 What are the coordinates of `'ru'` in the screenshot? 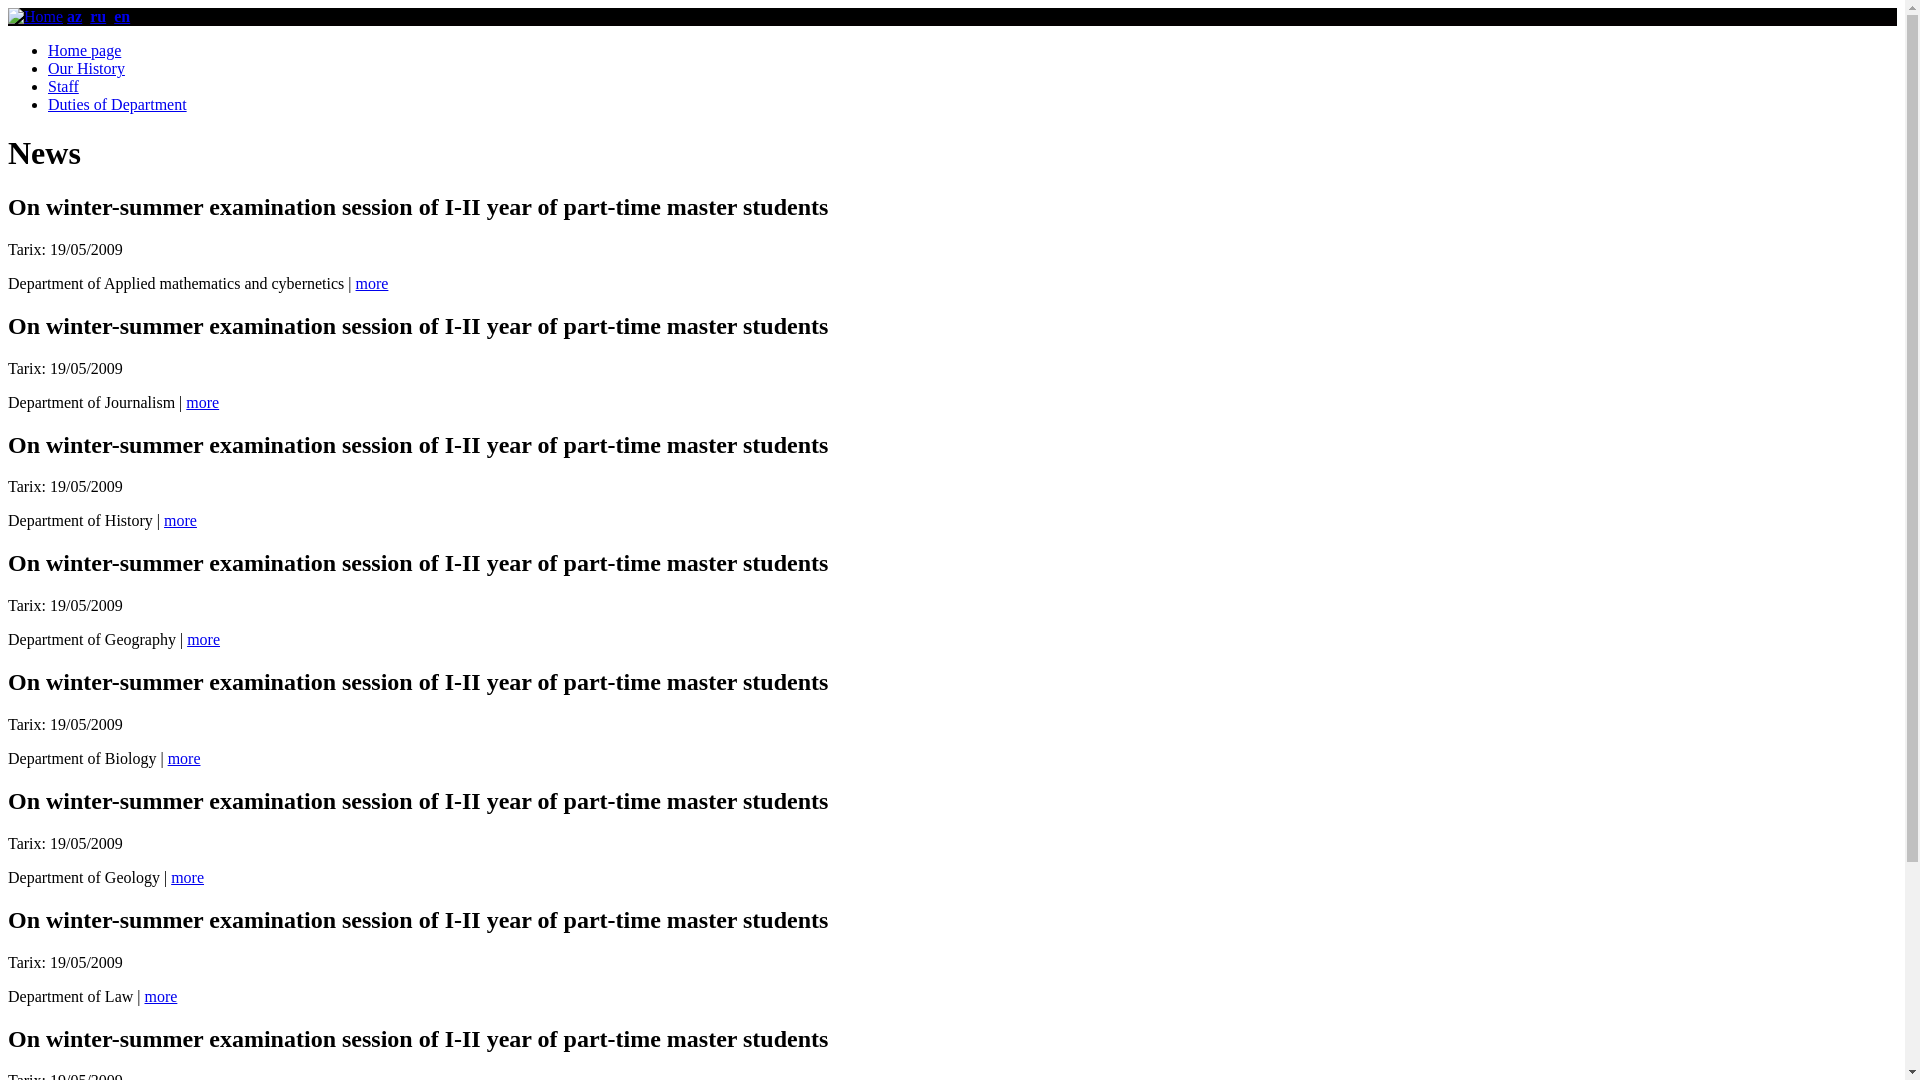 It's located at (89, 16).